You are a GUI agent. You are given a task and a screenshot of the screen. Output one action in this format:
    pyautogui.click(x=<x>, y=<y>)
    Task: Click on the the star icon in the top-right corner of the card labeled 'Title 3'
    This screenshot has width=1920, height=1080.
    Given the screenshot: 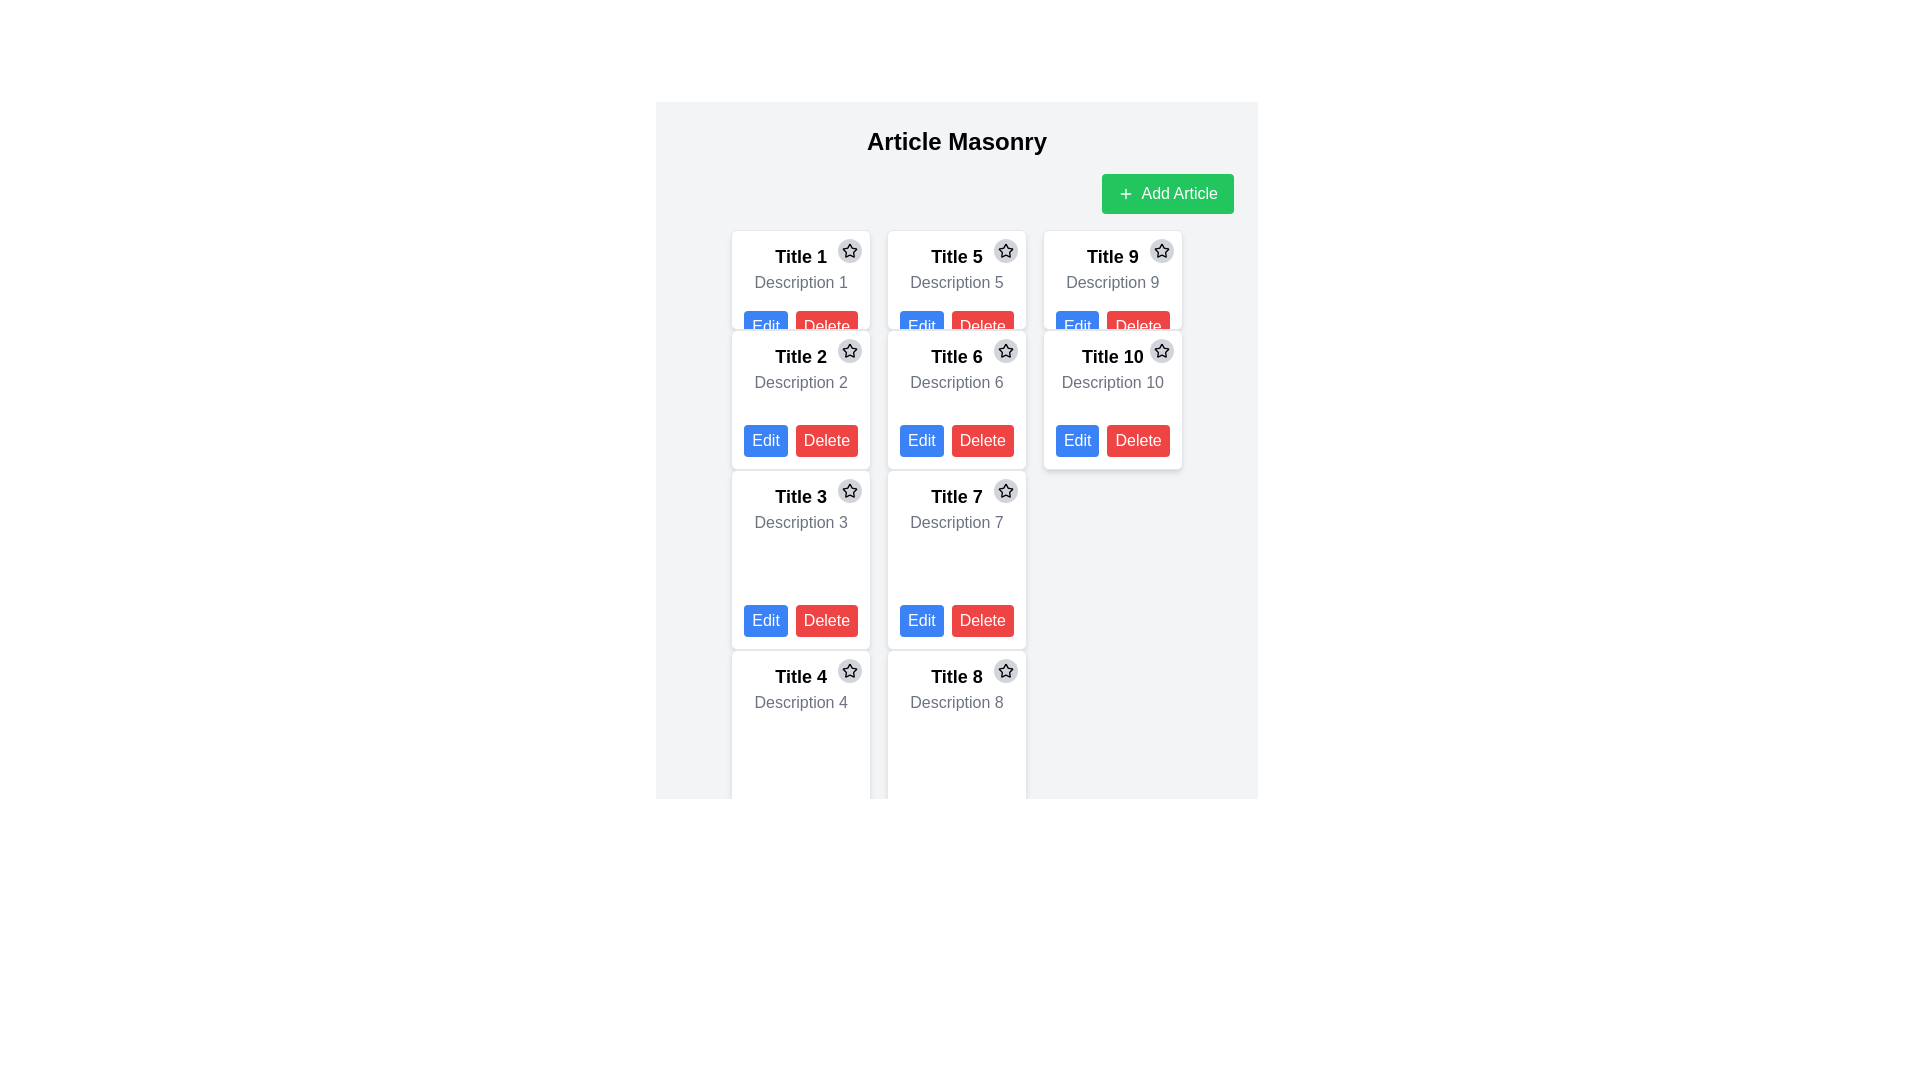 What is the action you would take?
    pyautogui.click(x=850, y=490)
    